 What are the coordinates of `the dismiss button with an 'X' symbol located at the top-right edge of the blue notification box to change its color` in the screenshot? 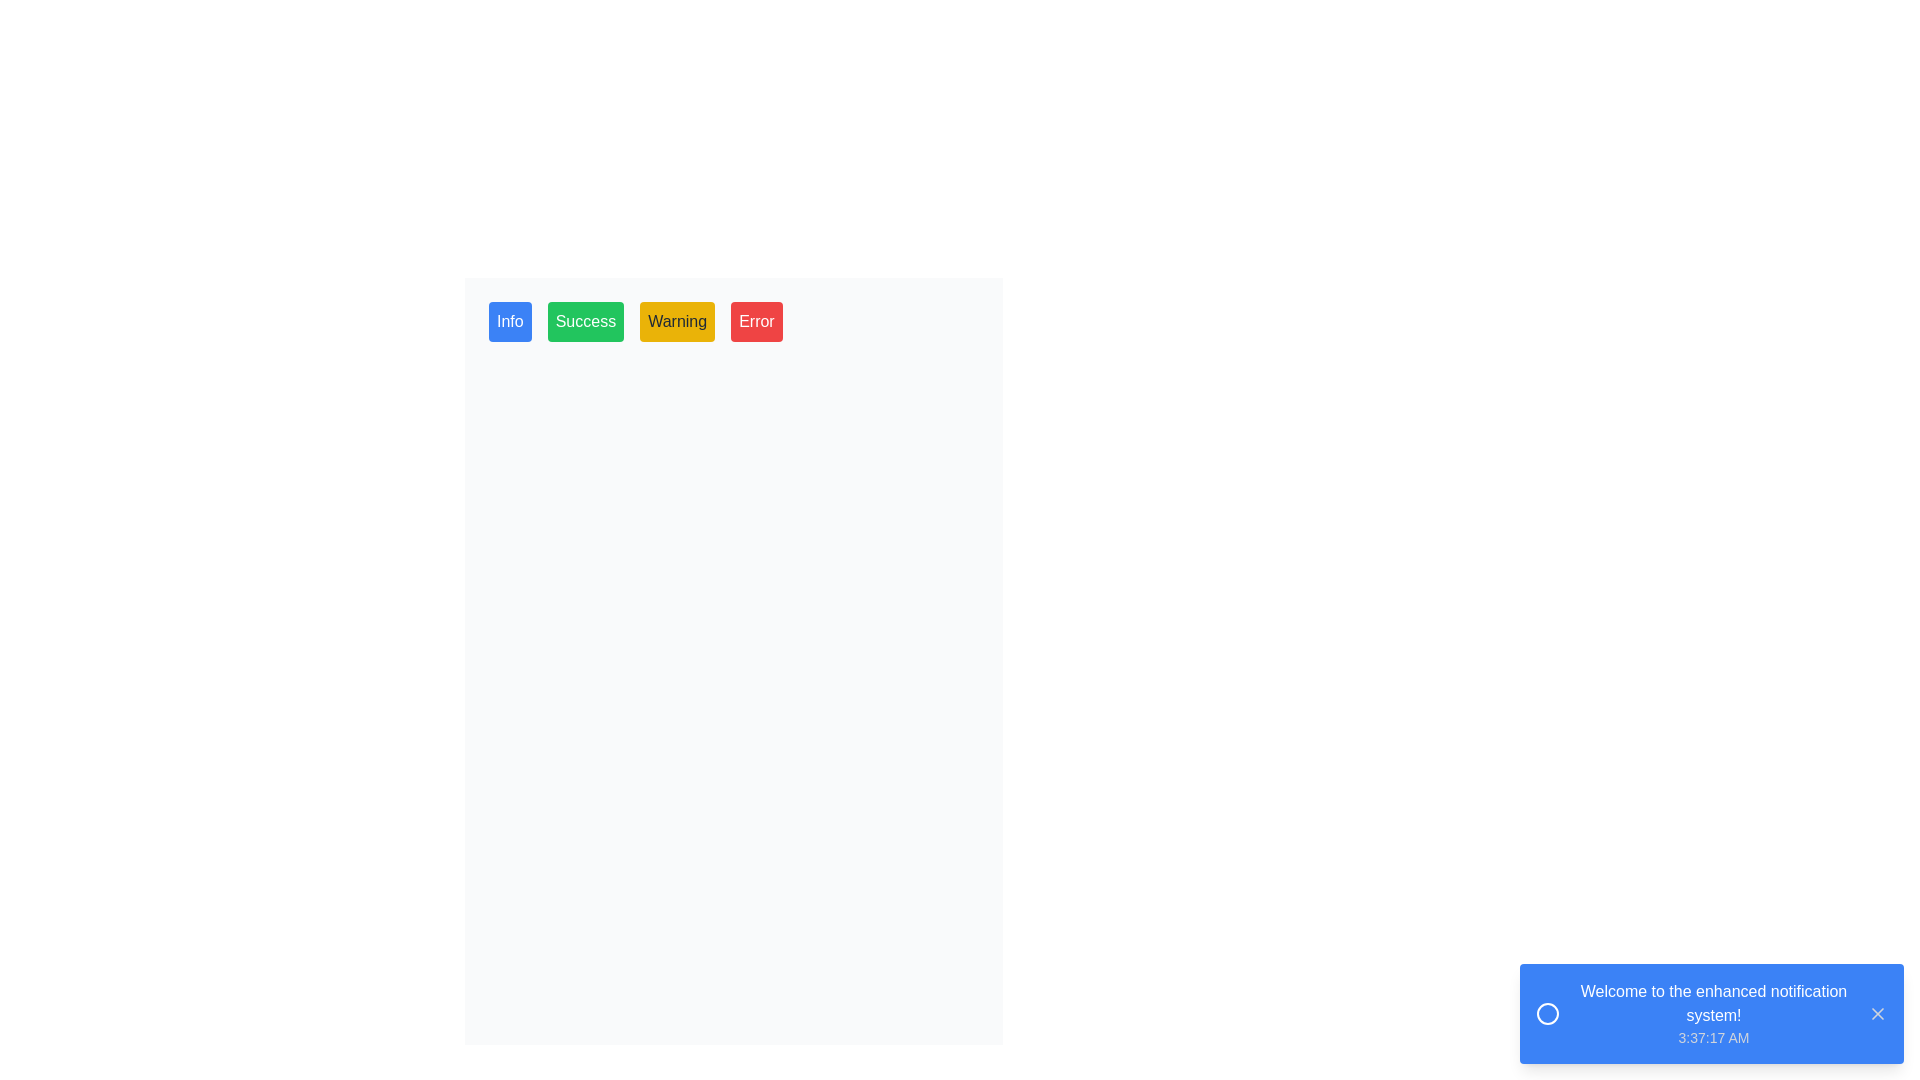 It's located at (1876, 1014).